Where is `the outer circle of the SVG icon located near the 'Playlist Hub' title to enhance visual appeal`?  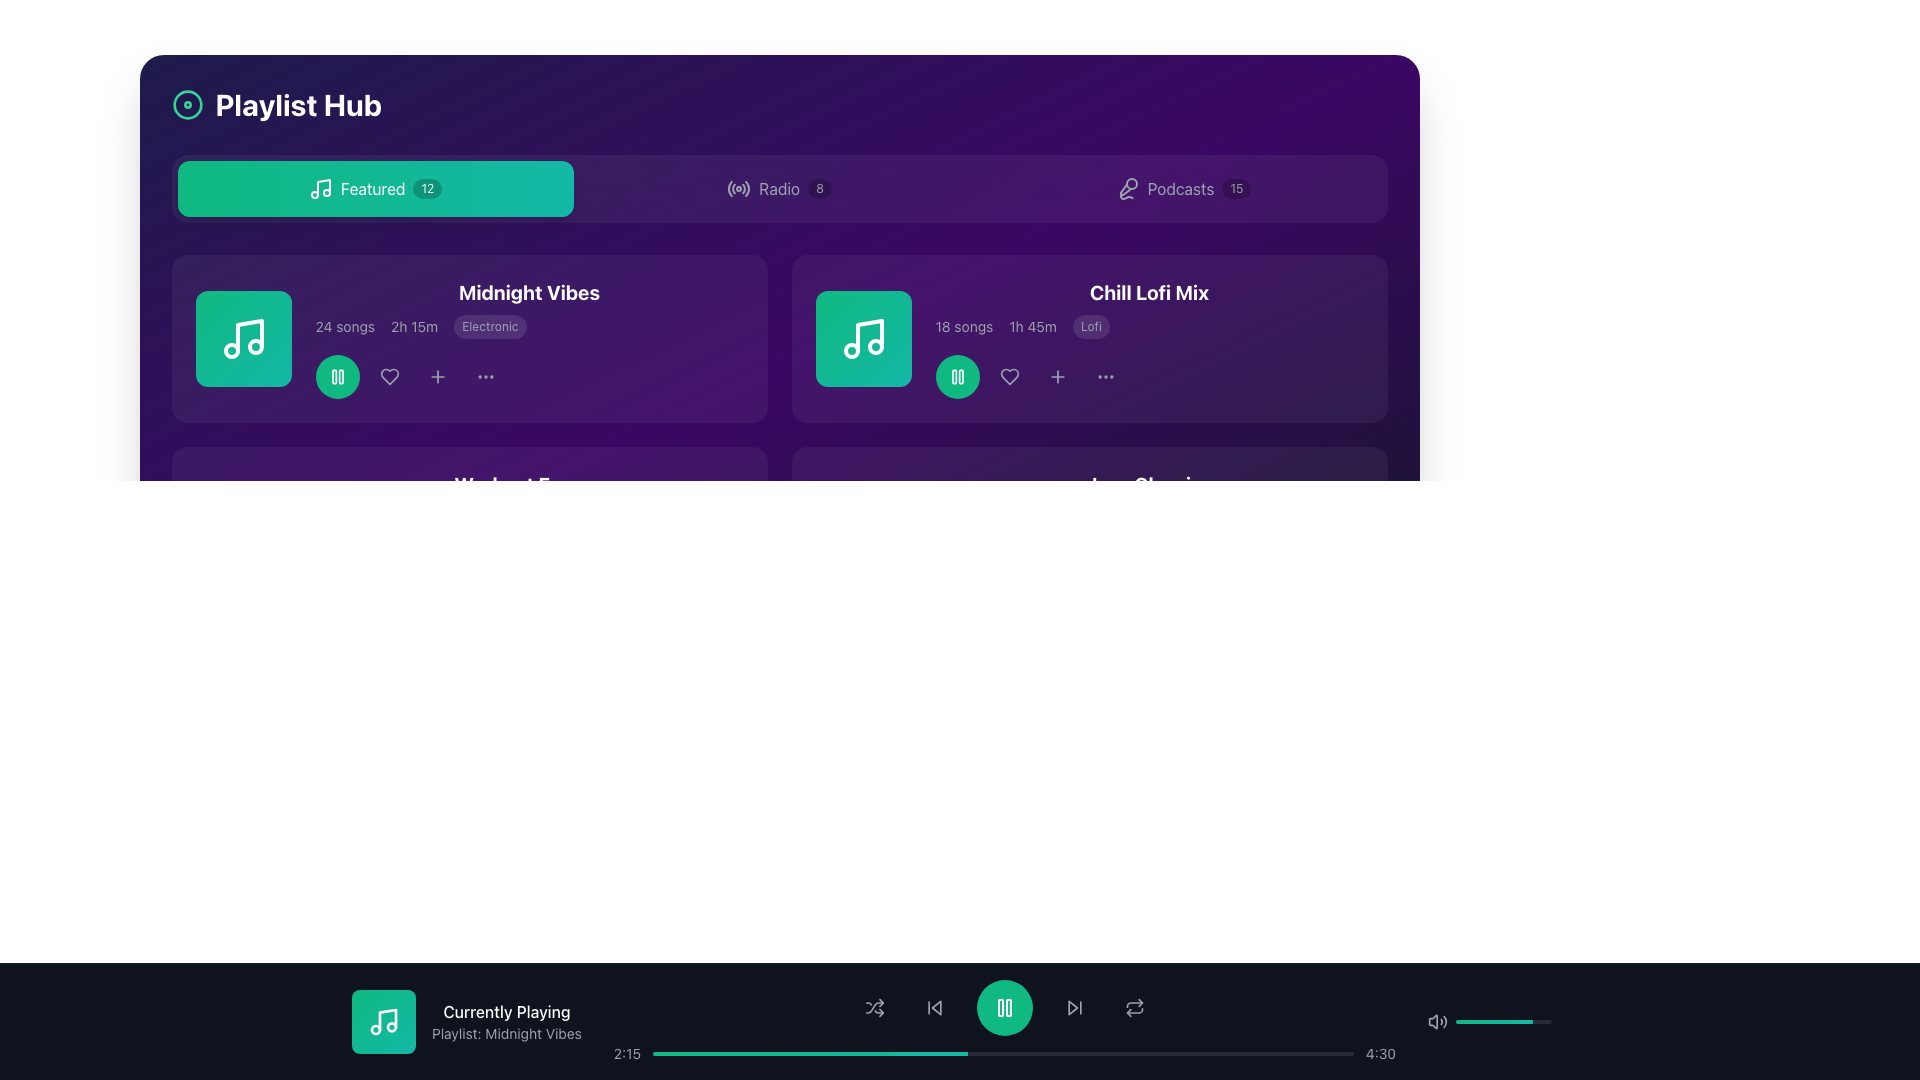
the outer circle of the SVG icon located near the 'Playlist Hub' title to enhance visual appeal is located at coordinates (187, 104).